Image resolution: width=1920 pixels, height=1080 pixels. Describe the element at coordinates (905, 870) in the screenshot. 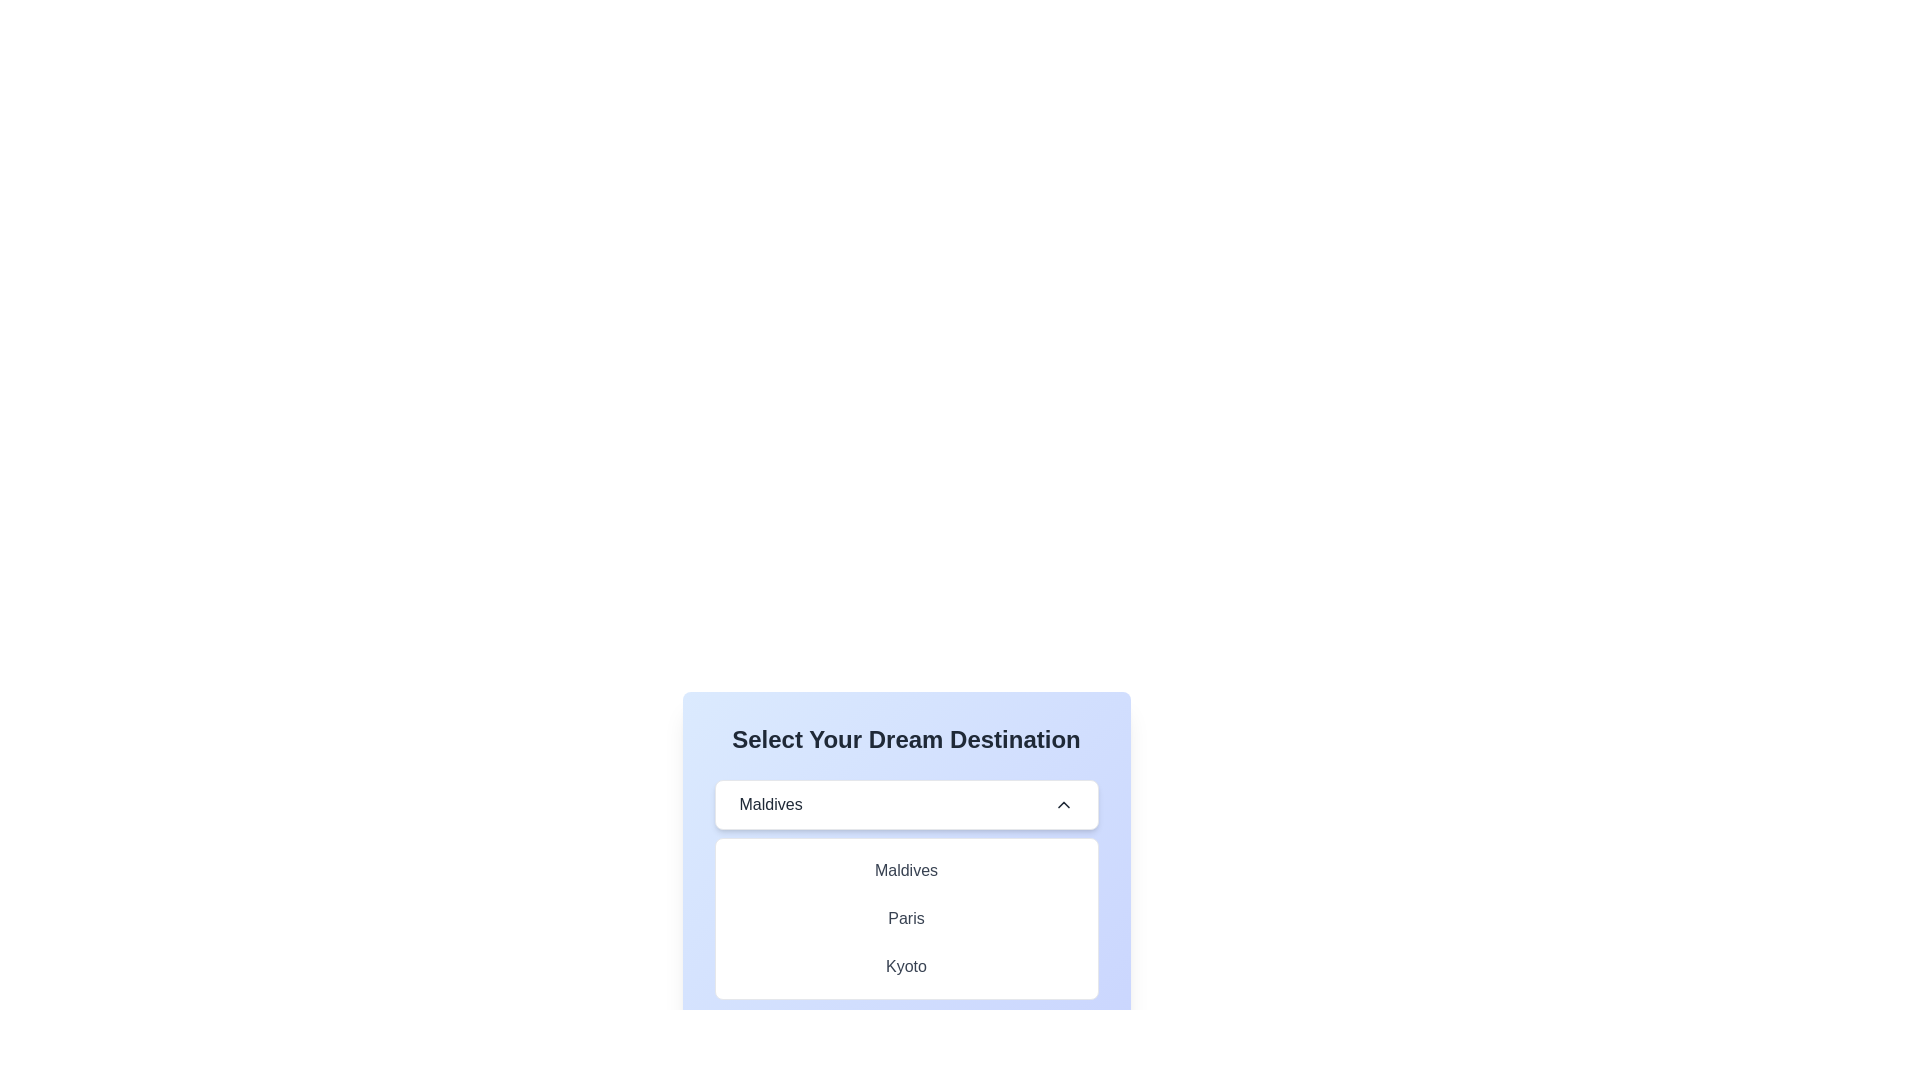

I see `the 'Maldives' selectable label in the dropdown menu` at that location.